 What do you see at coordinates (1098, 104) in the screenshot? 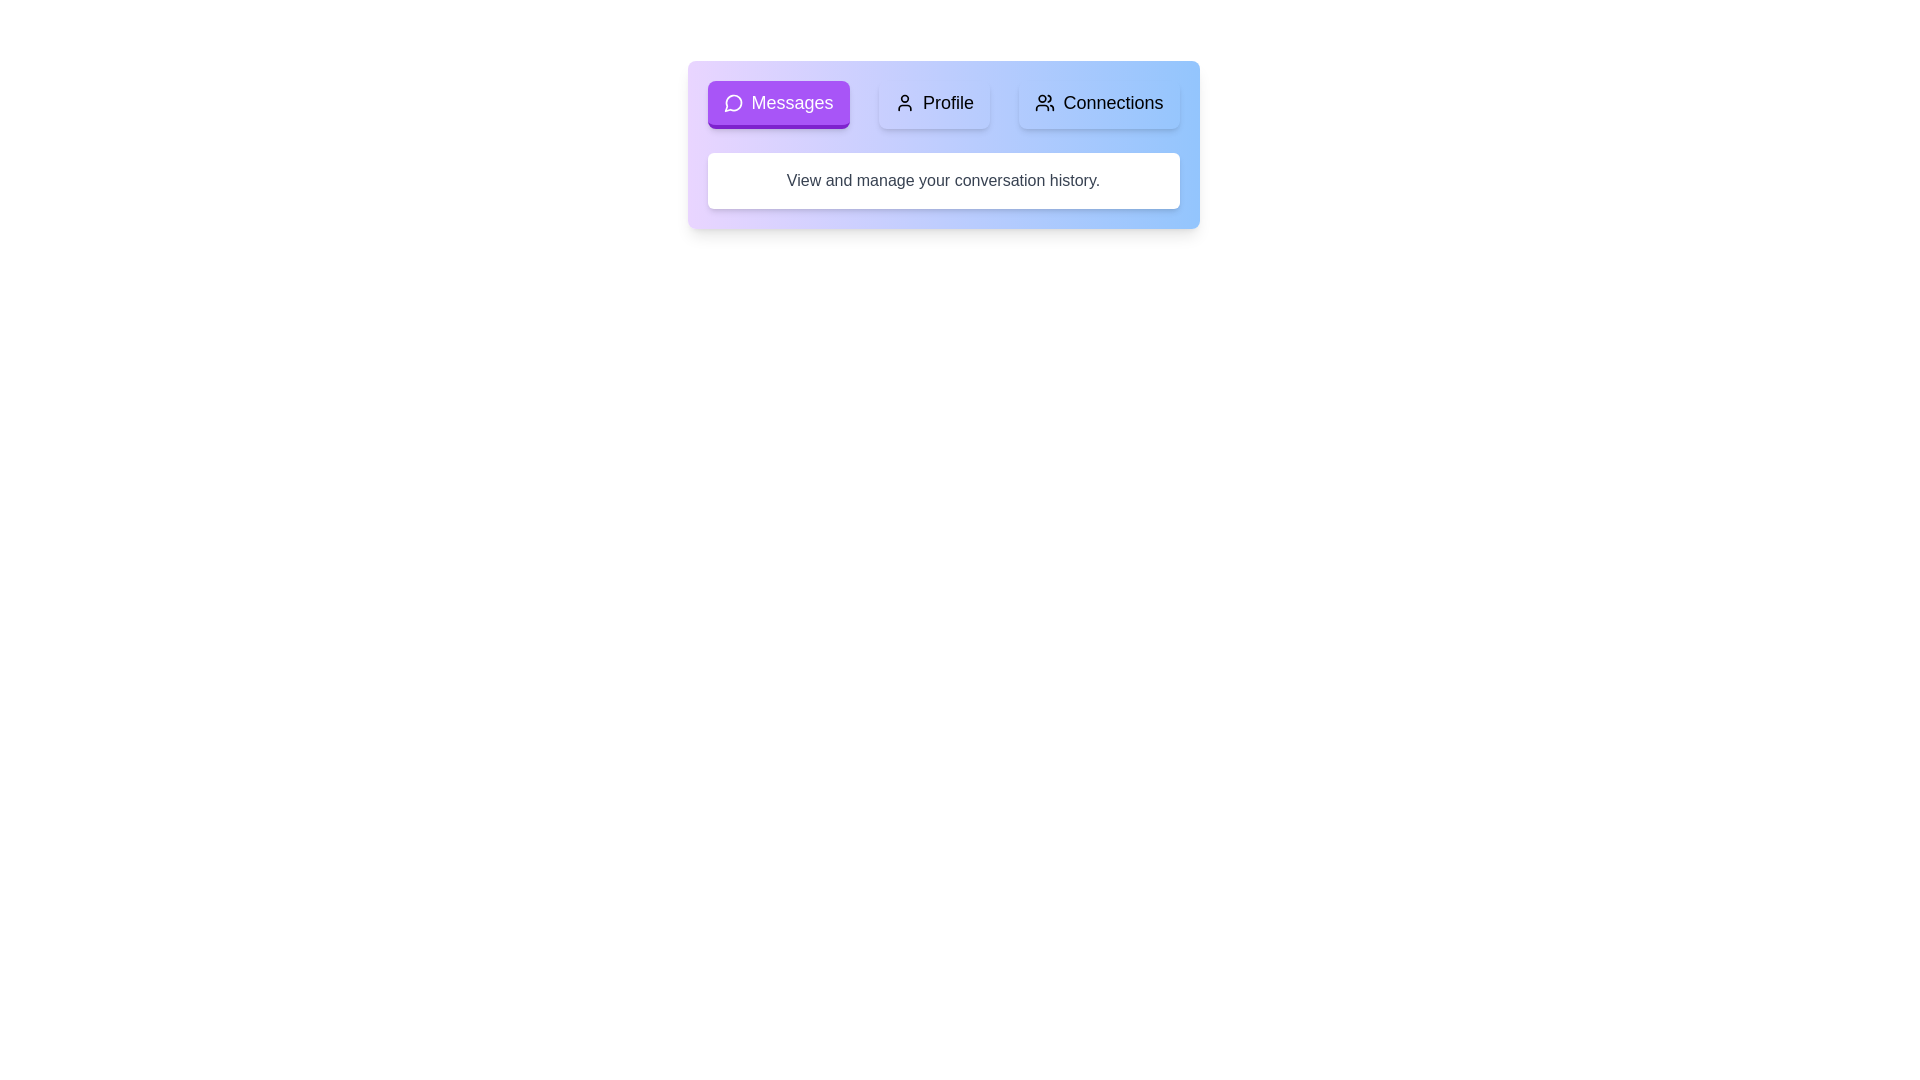
I see `the 'Connections' button, which is the third button from the left in the navigation bar, featuring a light blue background and an icon of two people followed by bold black text` at bounding box center [1098, 104].